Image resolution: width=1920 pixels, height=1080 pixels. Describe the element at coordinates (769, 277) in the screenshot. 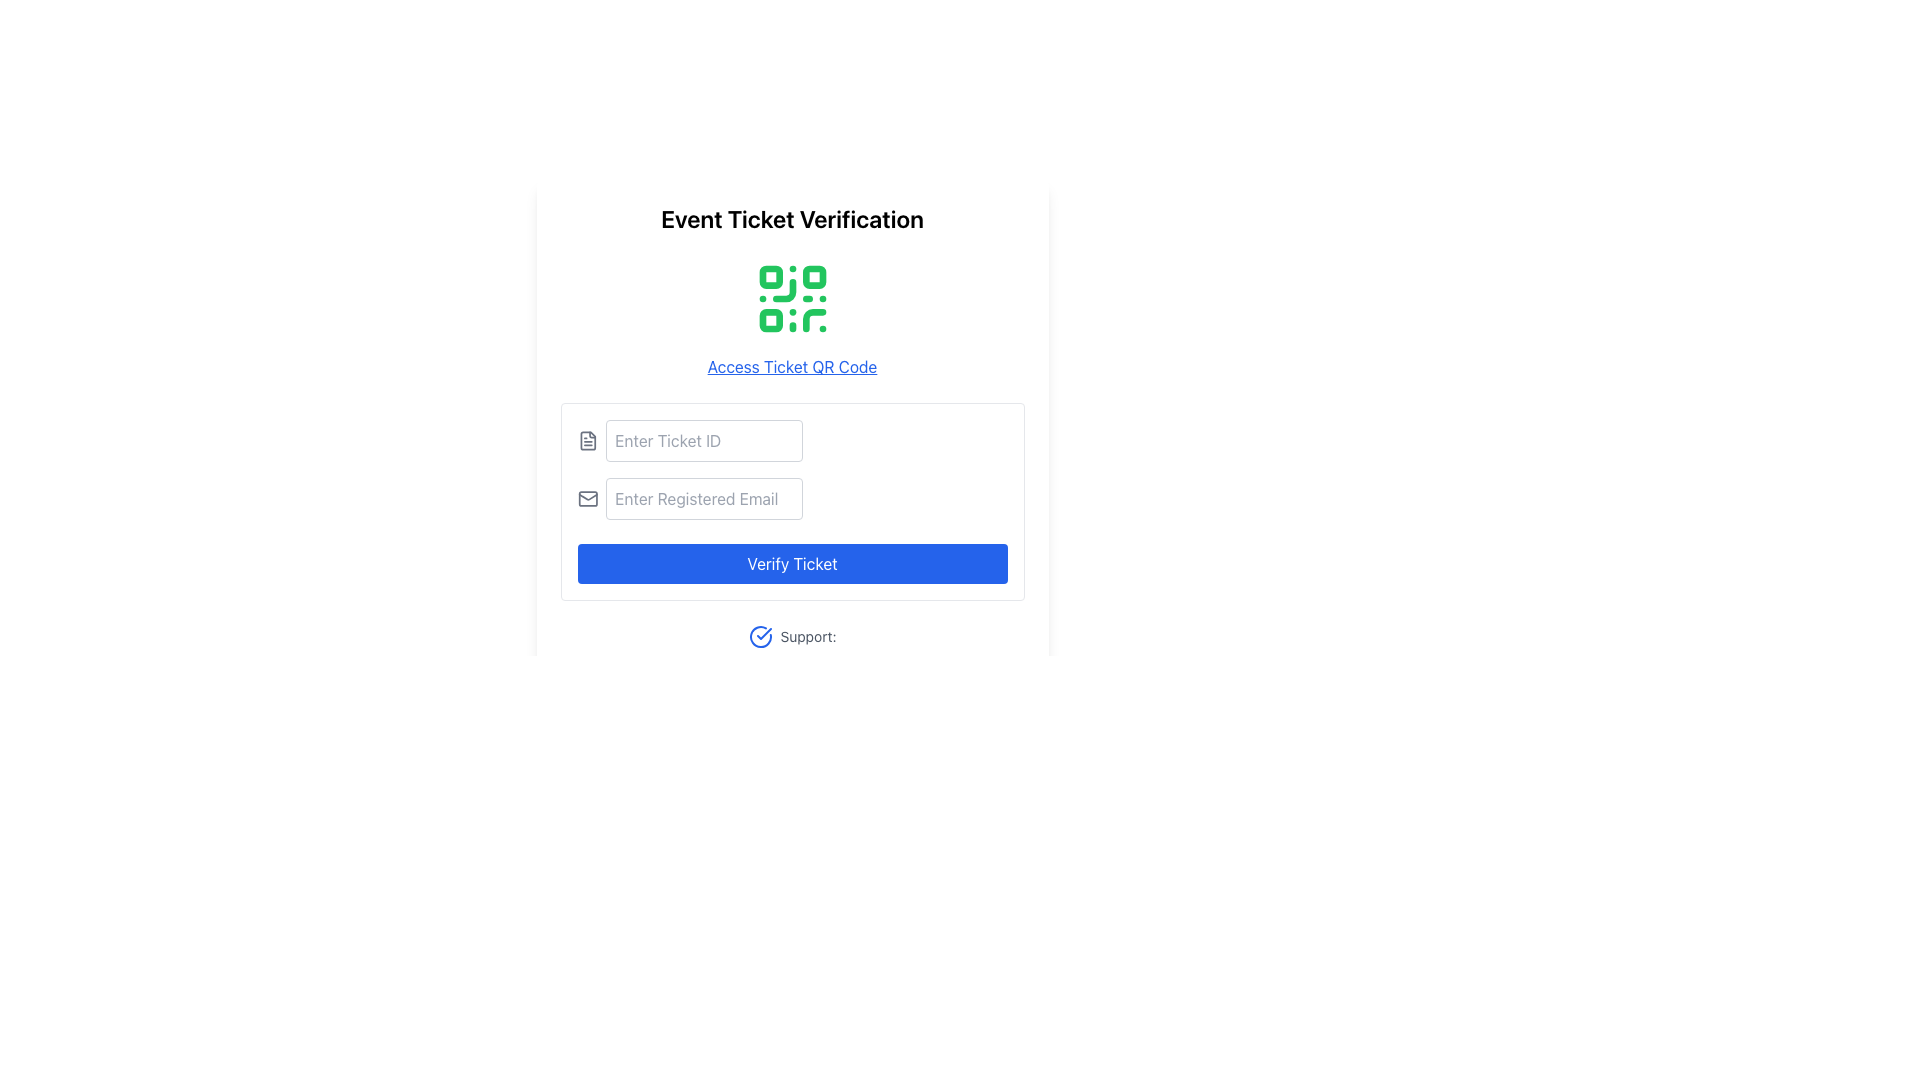

I see `the small green square with rounded corners located in the top-left quadrant of the QR code` at that location.